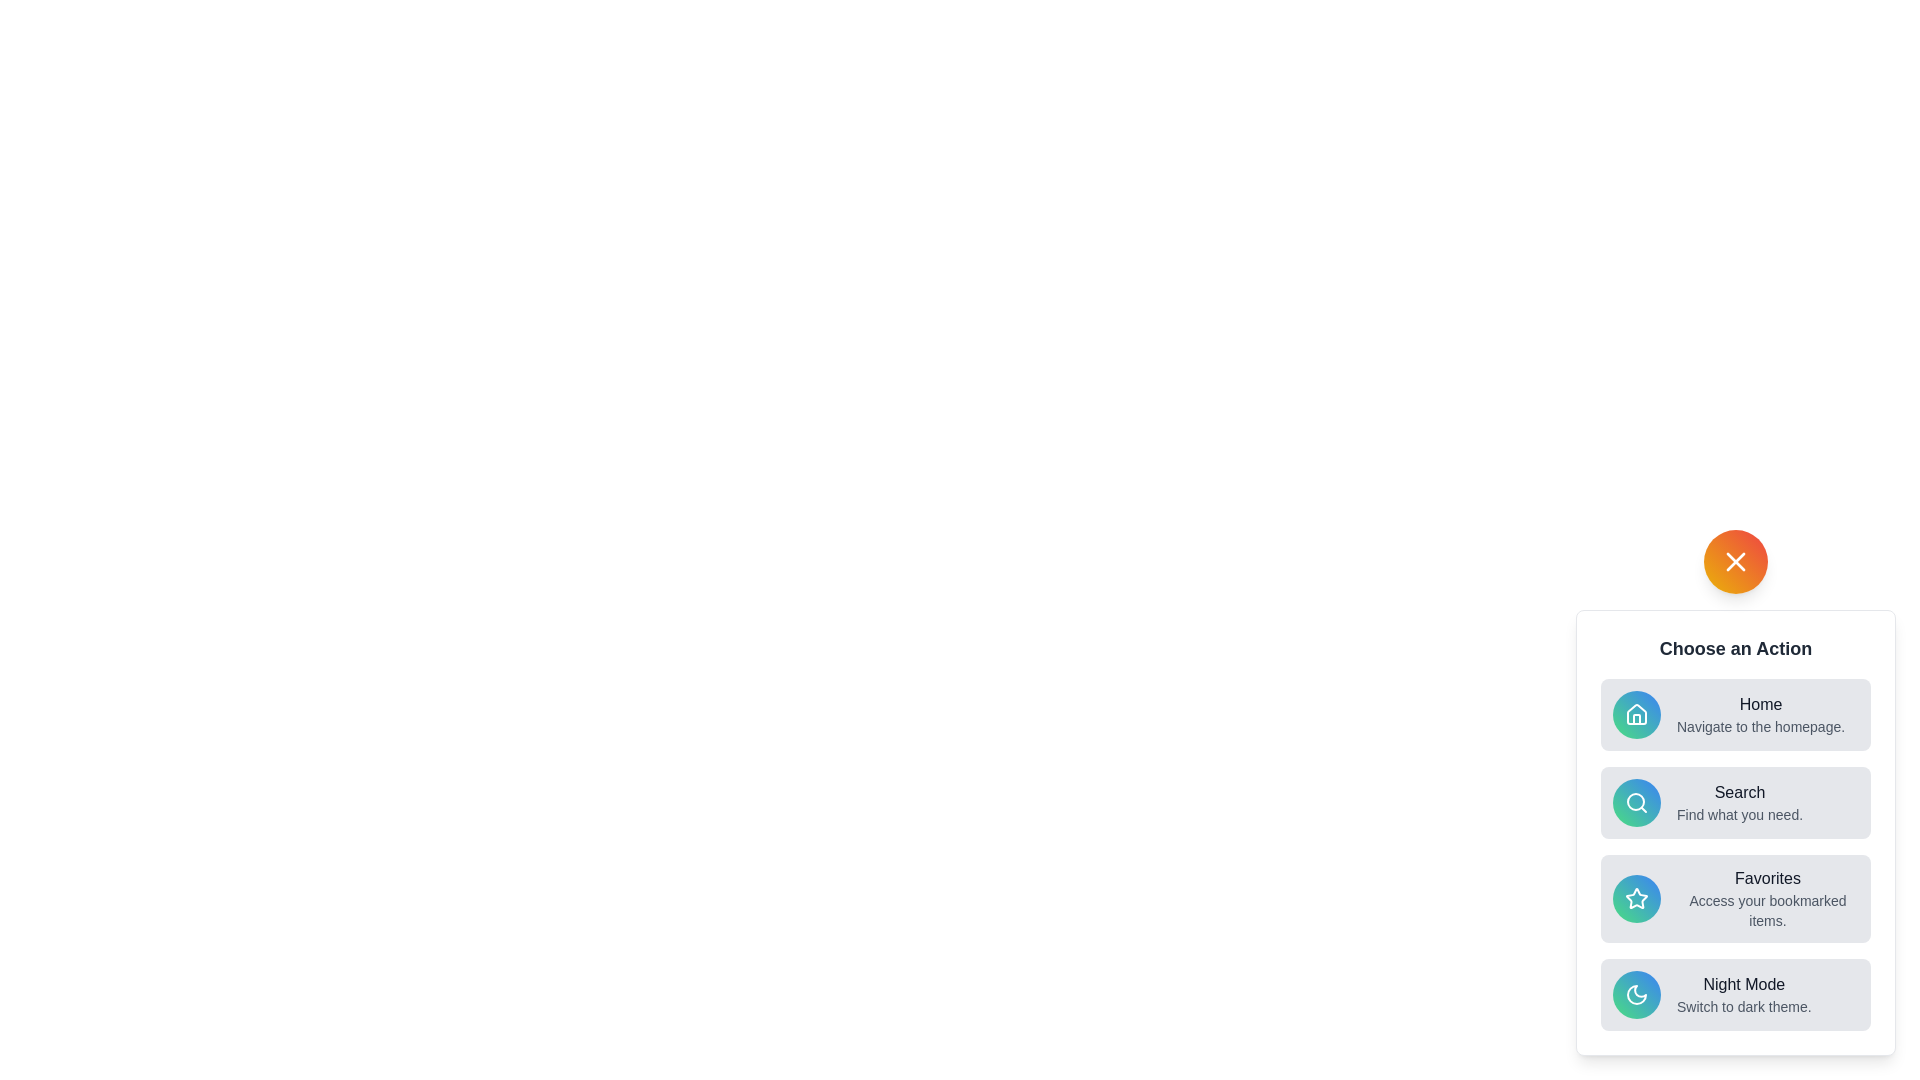  What do you see at coordinates (1735, 562) in the screenshot?
I see `central button to toggle the speed dial menu` at bounding box center [1735, 562].